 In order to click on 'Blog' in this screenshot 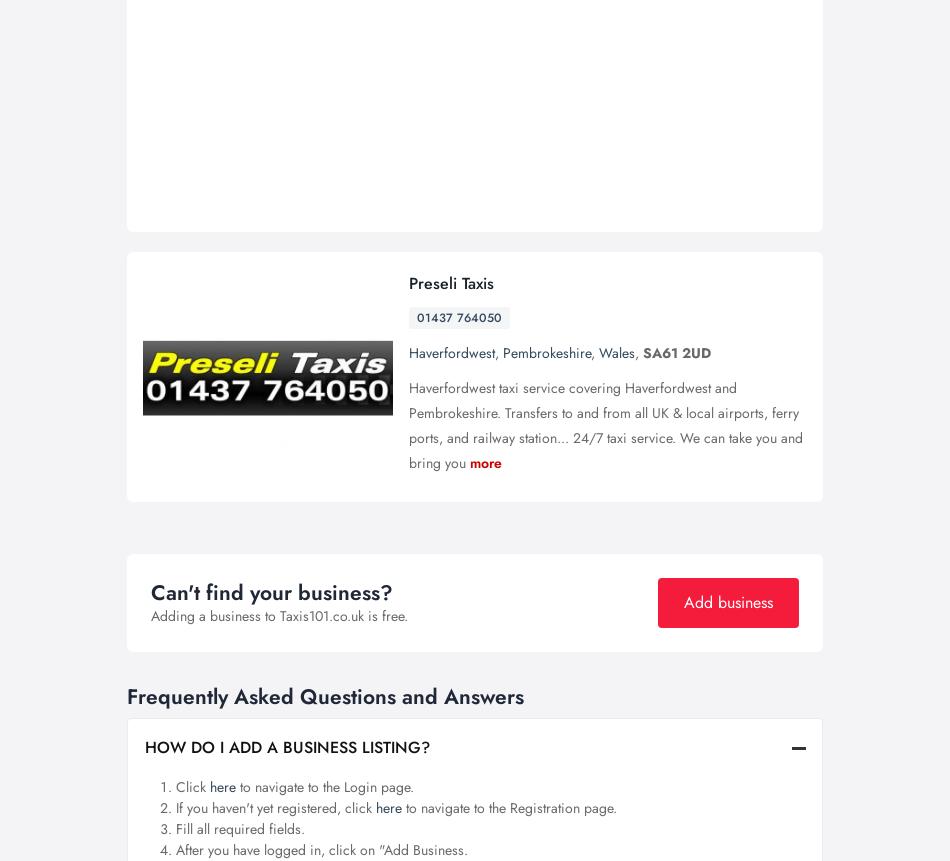, I will do `click(379, 159)`.